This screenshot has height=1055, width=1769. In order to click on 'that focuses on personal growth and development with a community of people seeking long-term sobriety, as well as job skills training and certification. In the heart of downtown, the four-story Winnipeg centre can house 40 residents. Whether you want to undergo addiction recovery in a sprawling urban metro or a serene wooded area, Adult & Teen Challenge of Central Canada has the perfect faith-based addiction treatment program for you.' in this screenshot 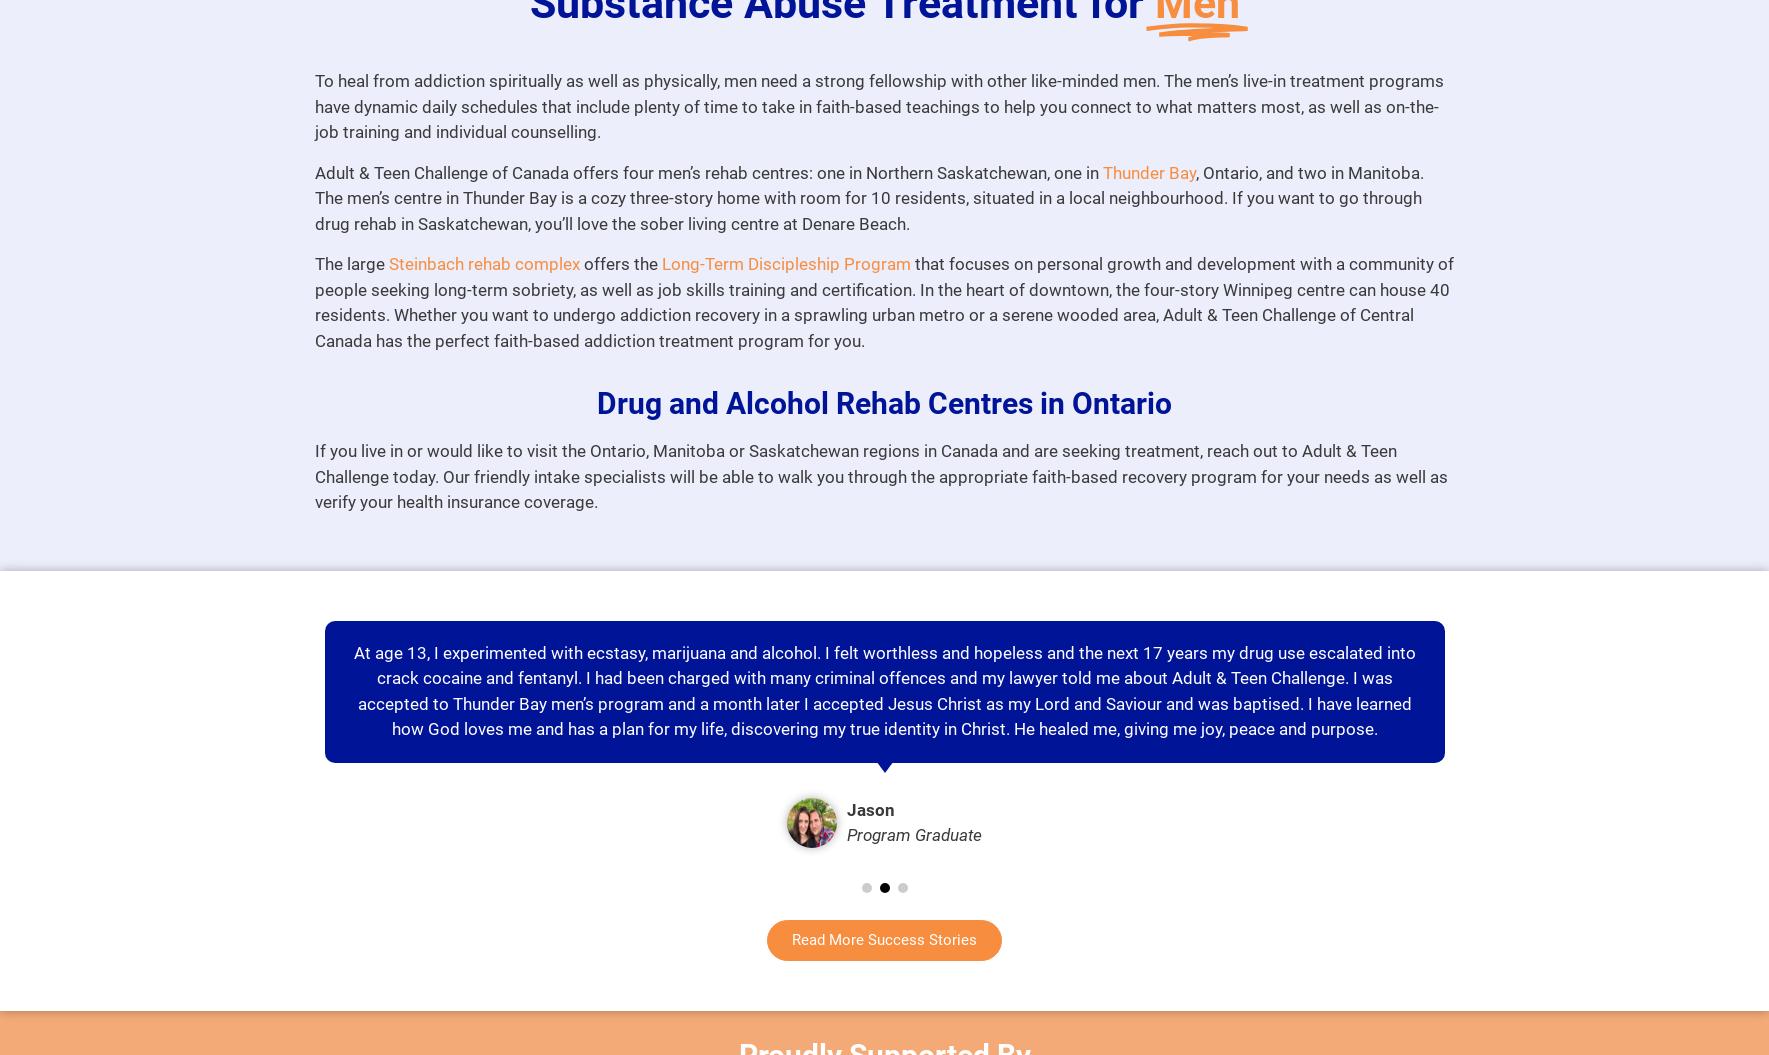, I will do `click(882, 301)`.